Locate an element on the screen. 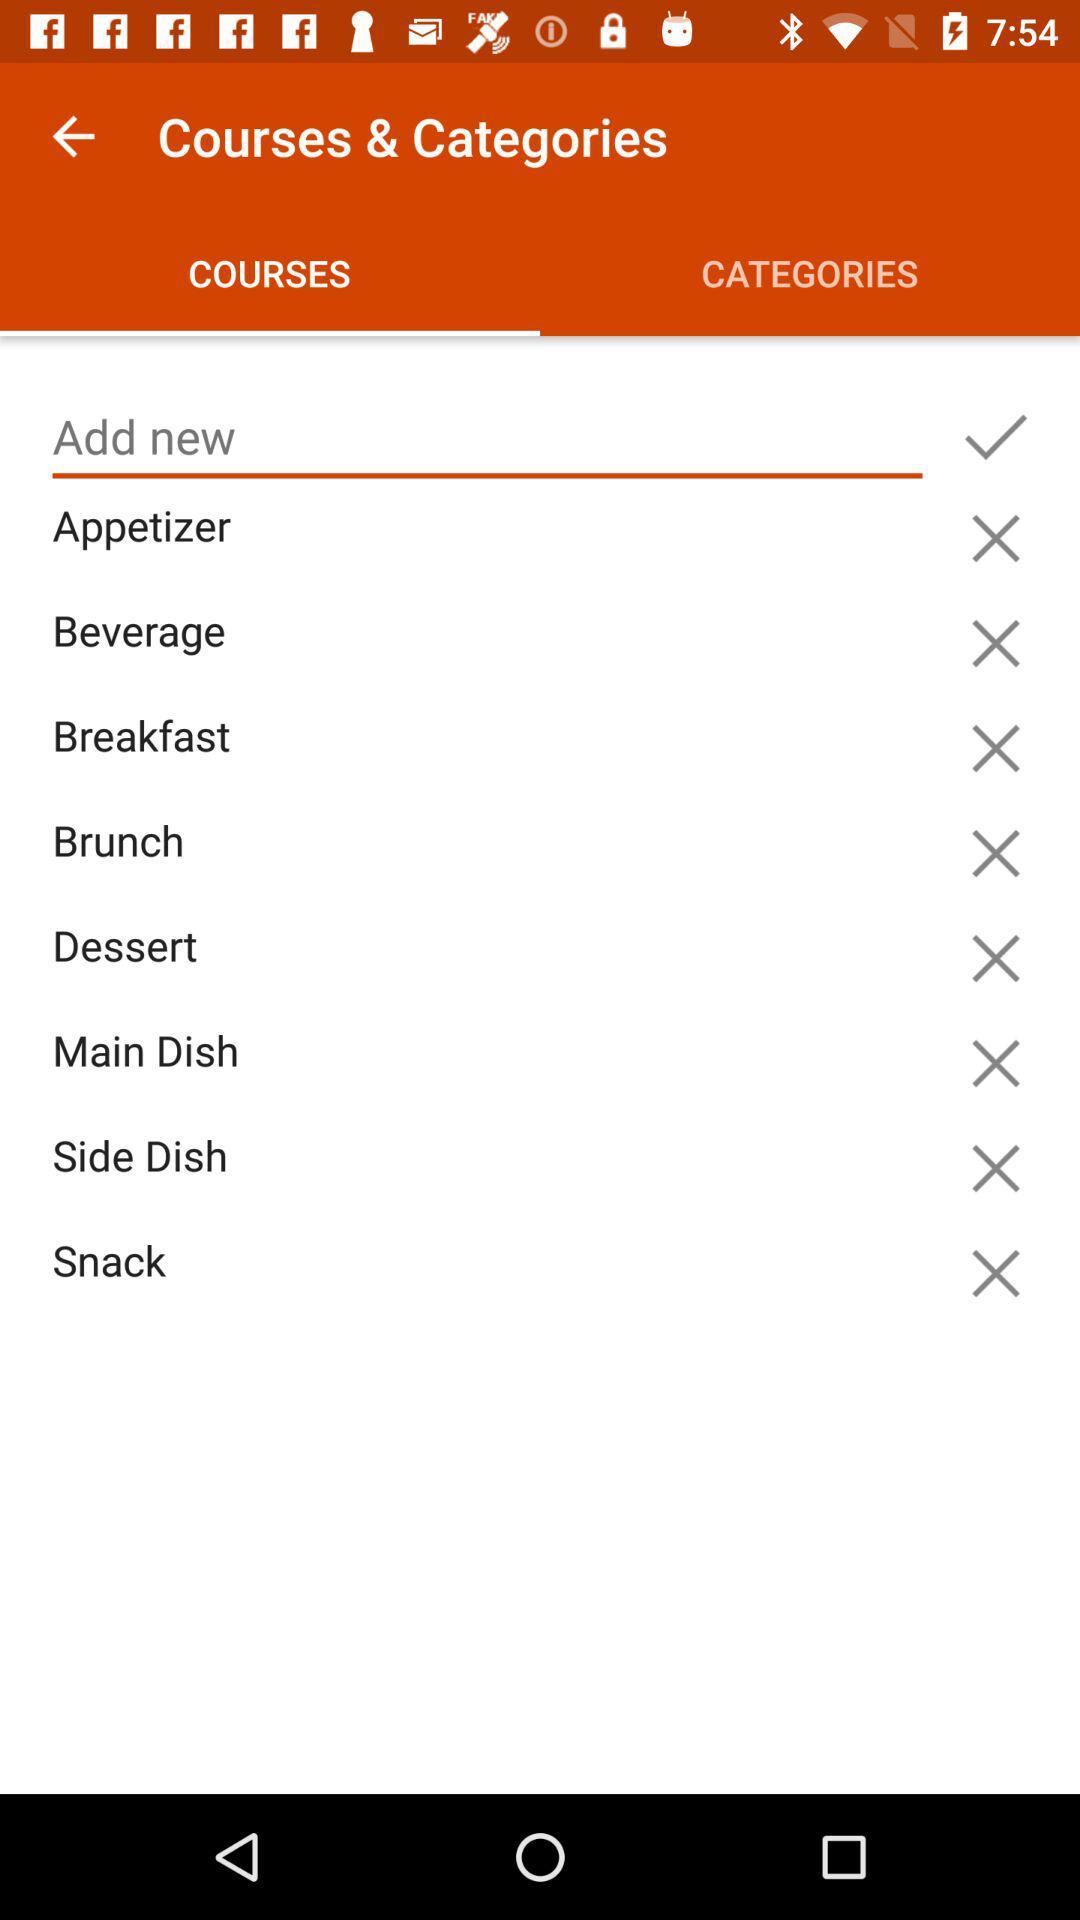  what to add is located at coordinates (487, 436).